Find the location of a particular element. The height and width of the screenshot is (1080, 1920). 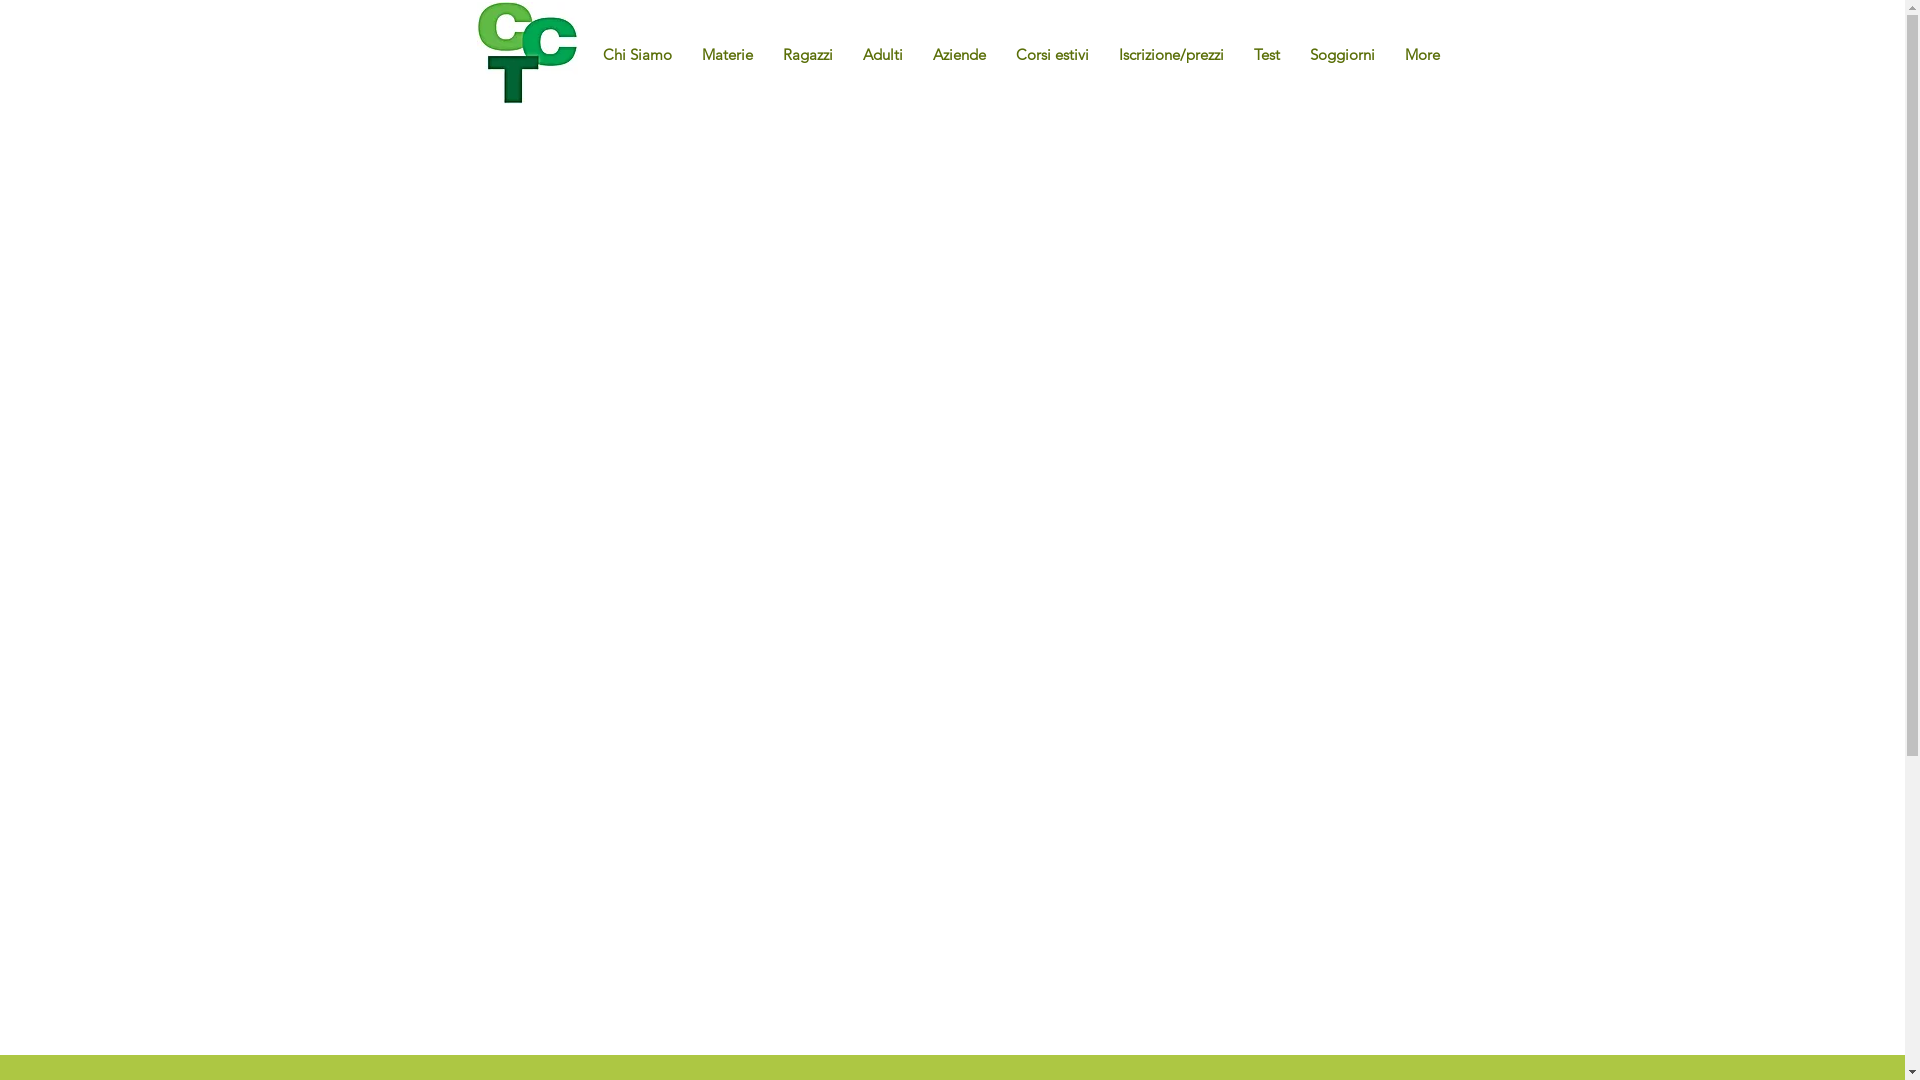

'Adulti' is located at coordinates (757, 45).